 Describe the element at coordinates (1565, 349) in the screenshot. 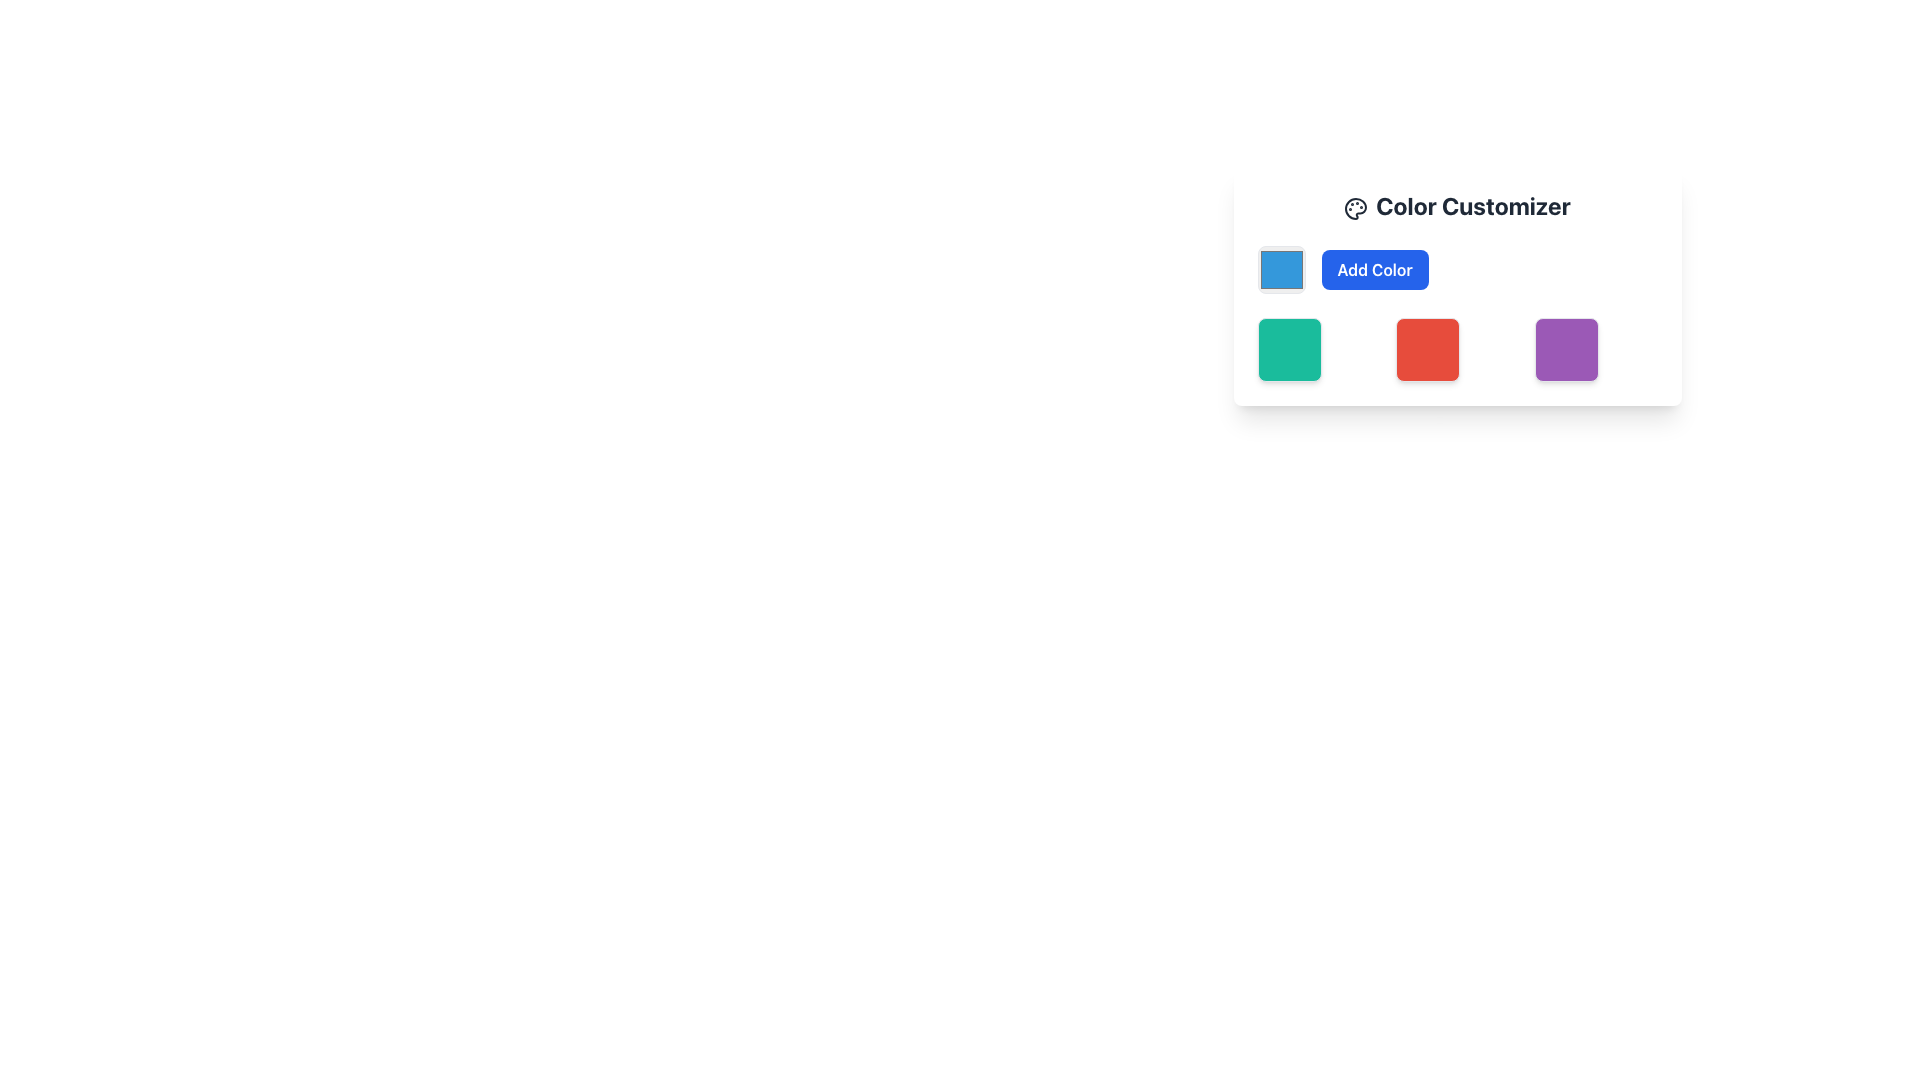

I see `the purple static color swatch located in the bottom-right position of the 'Color Customizer' section` at that location.